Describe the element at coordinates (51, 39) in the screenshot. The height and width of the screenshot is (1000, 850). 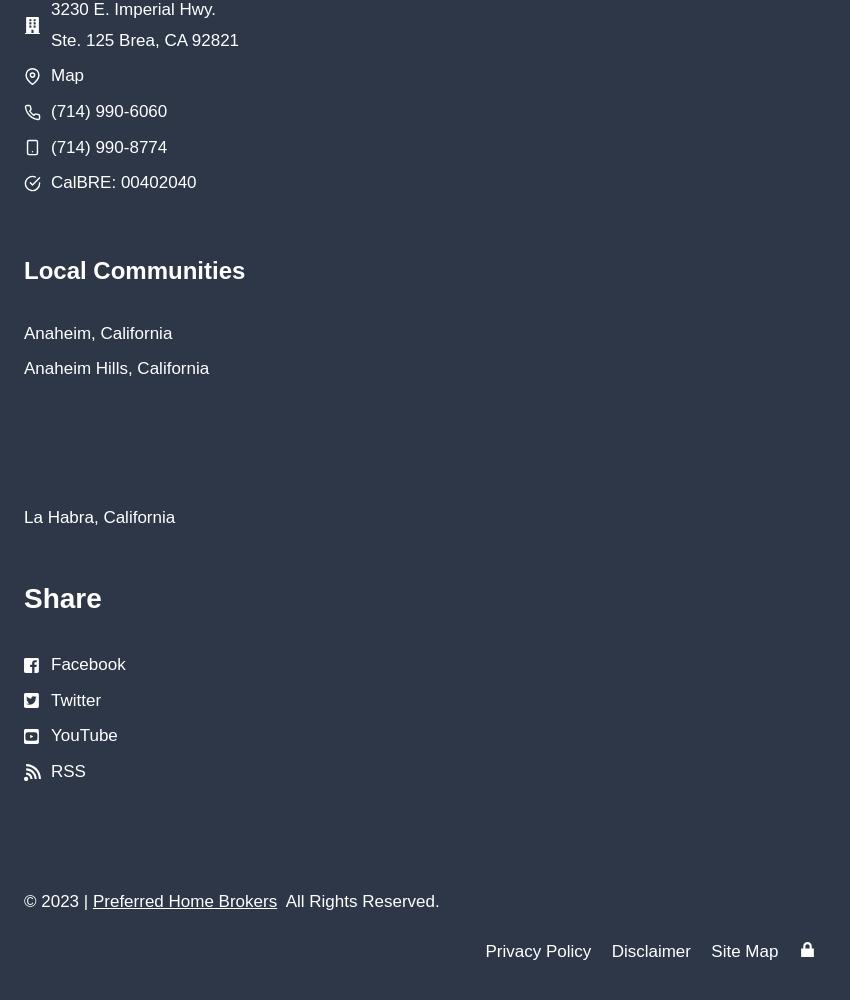
I see `'Ste. 125 Brea, CA 92821'` at that location.